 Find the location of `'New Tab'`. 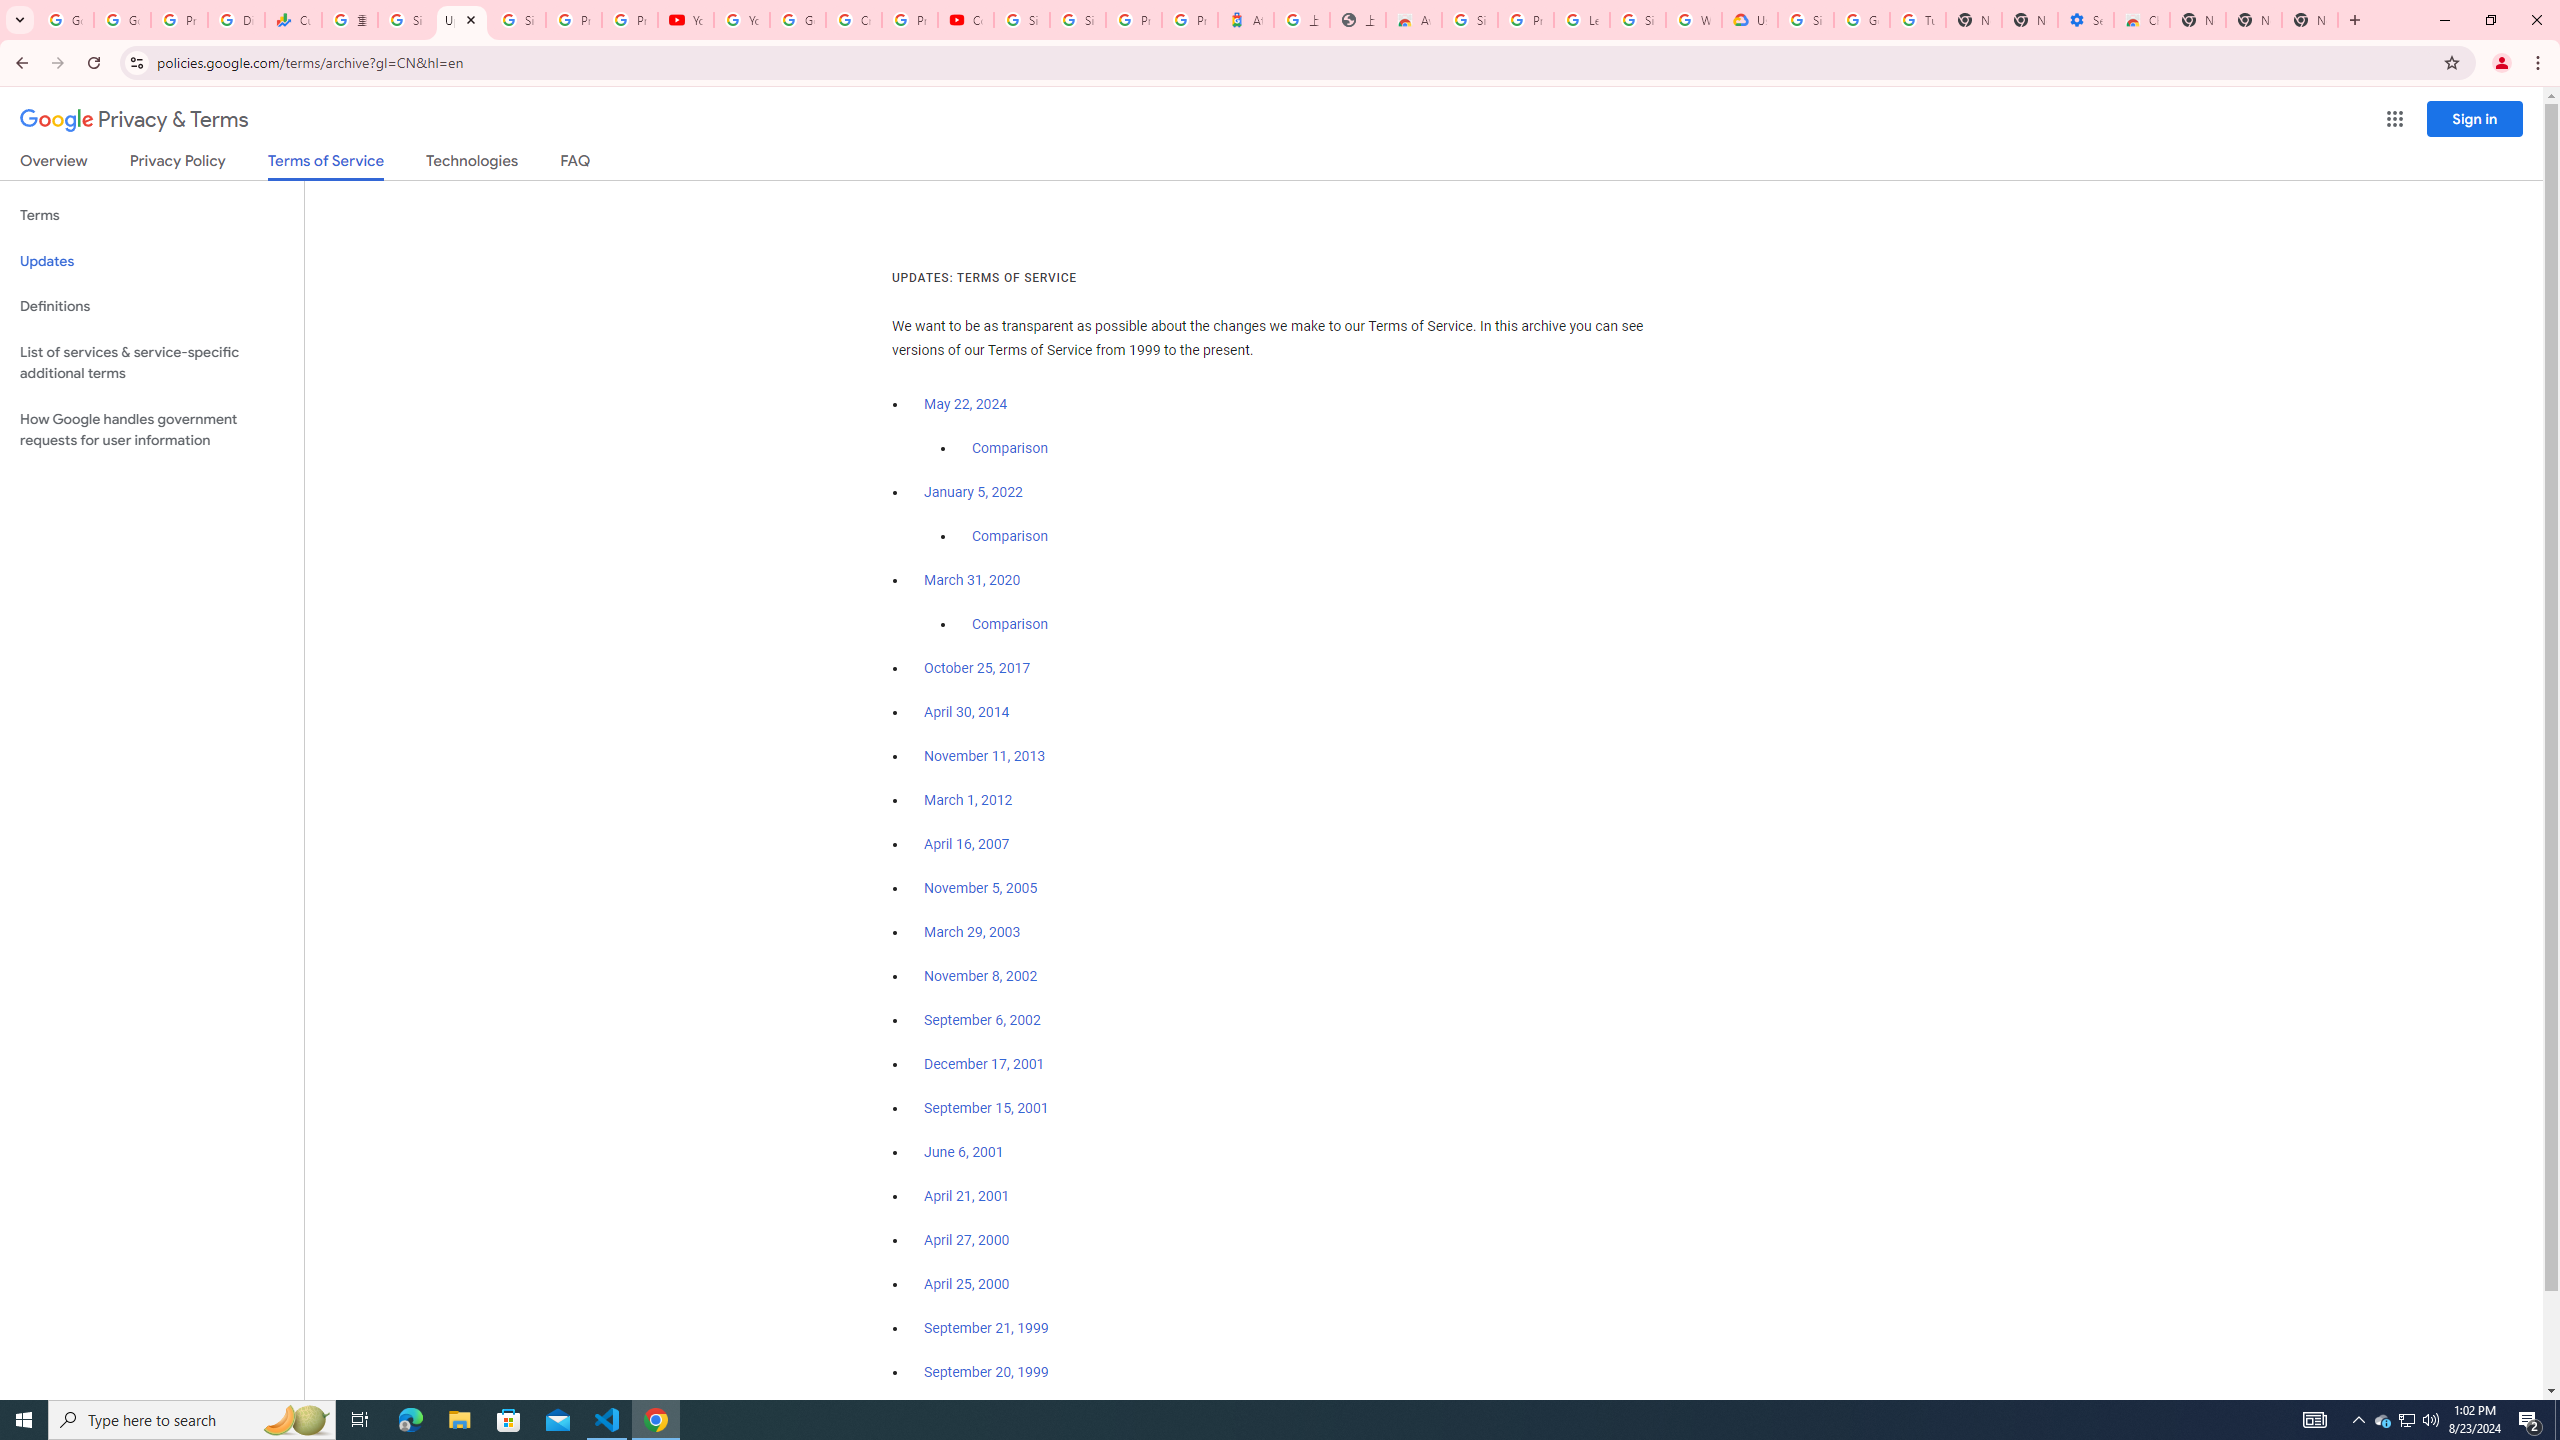

'New Tab' is located at coordinates (2197, 19).